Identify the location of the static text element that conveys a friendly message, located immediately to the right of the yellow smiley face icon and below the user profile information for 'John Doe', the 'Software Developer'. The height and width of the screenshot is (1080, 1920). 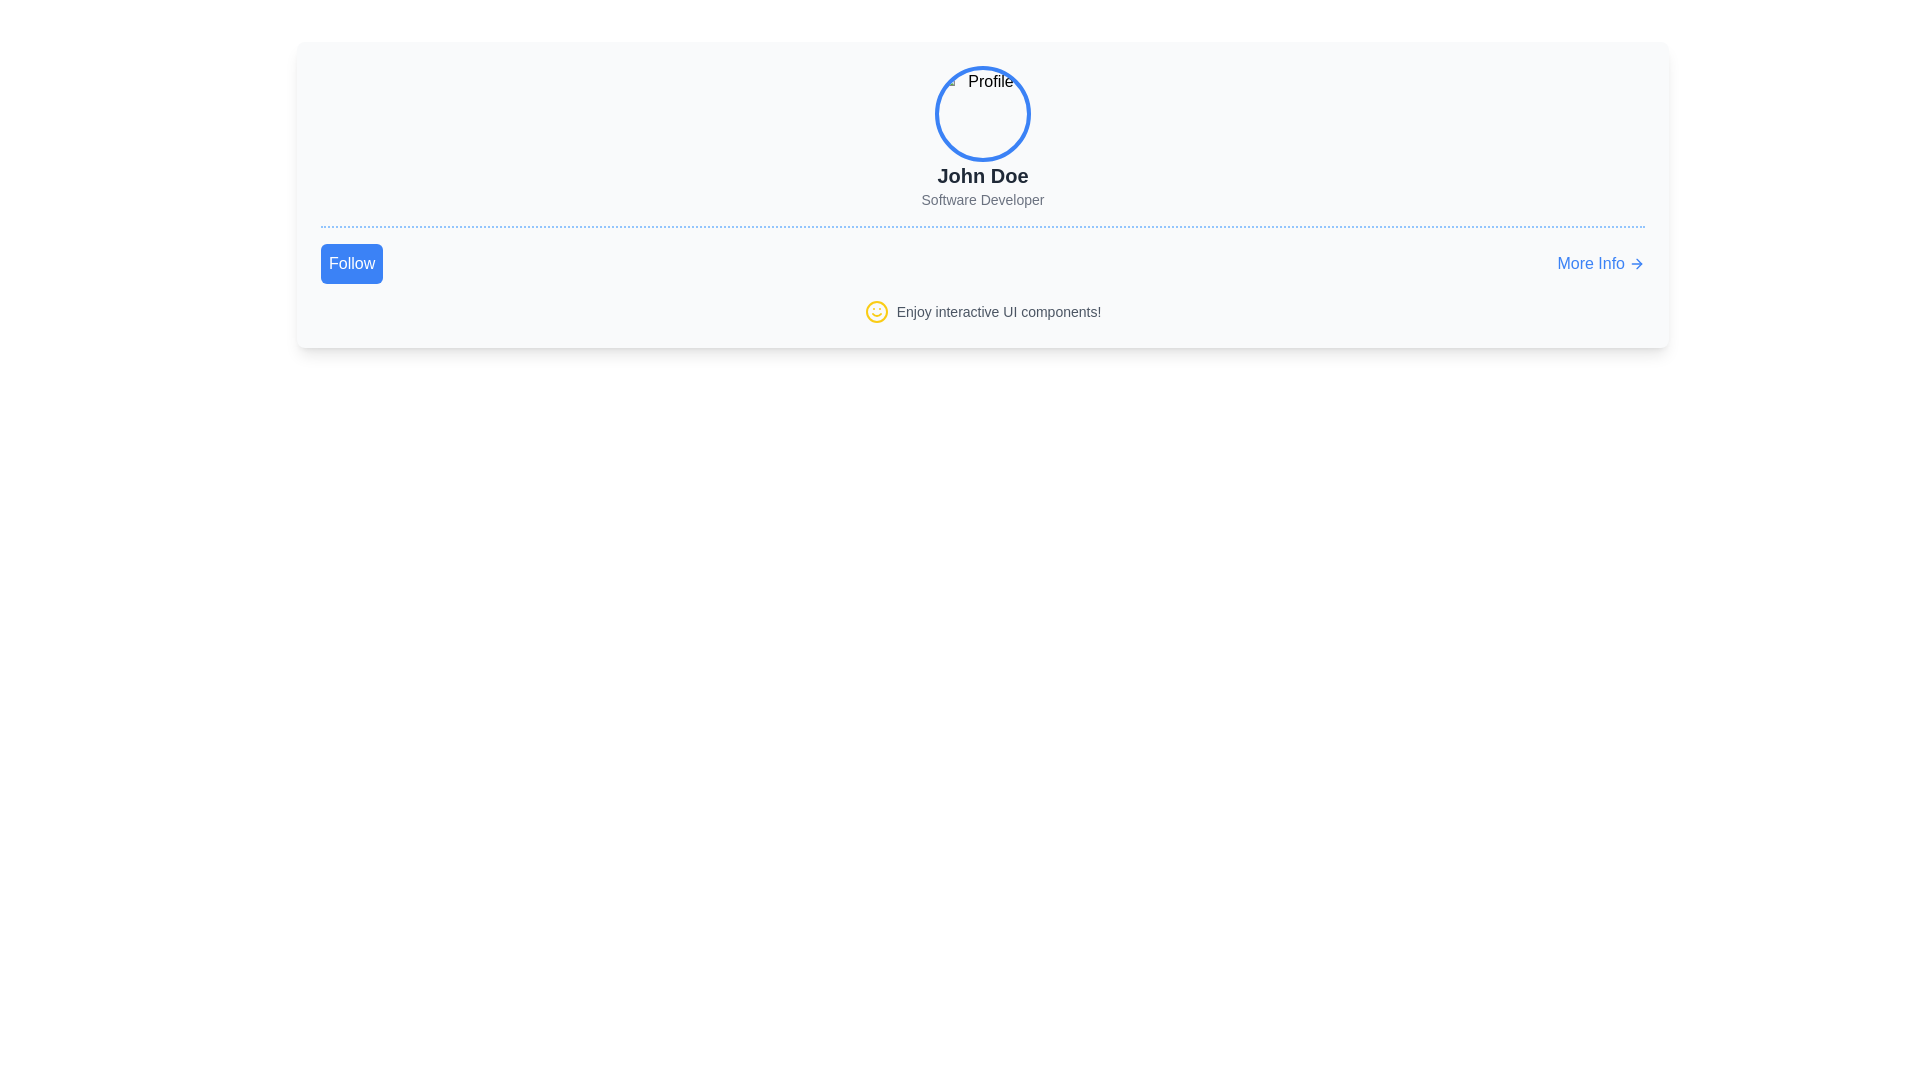
(998, 312).